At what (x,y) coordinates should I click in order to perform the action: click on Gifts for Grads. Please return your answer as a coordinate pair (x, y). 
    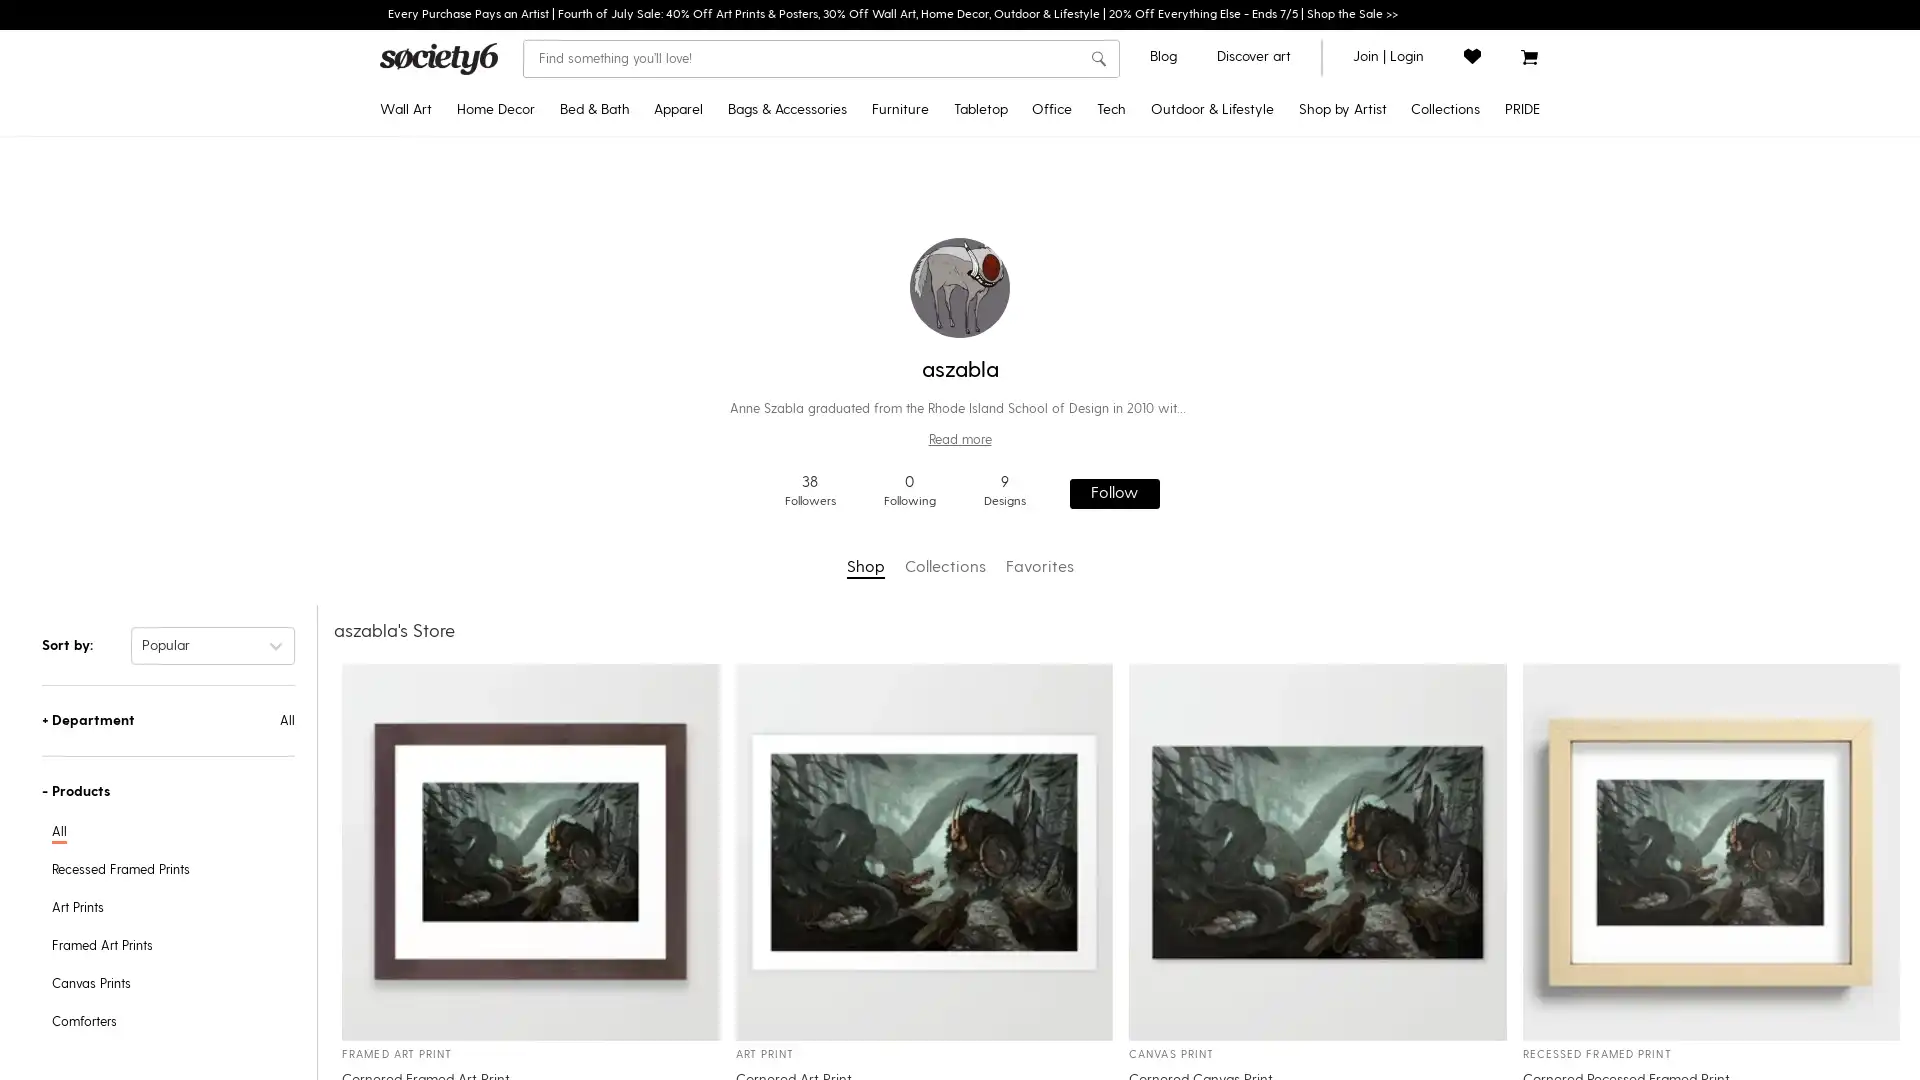
    Looking at the image, I should click on (1371, 193).